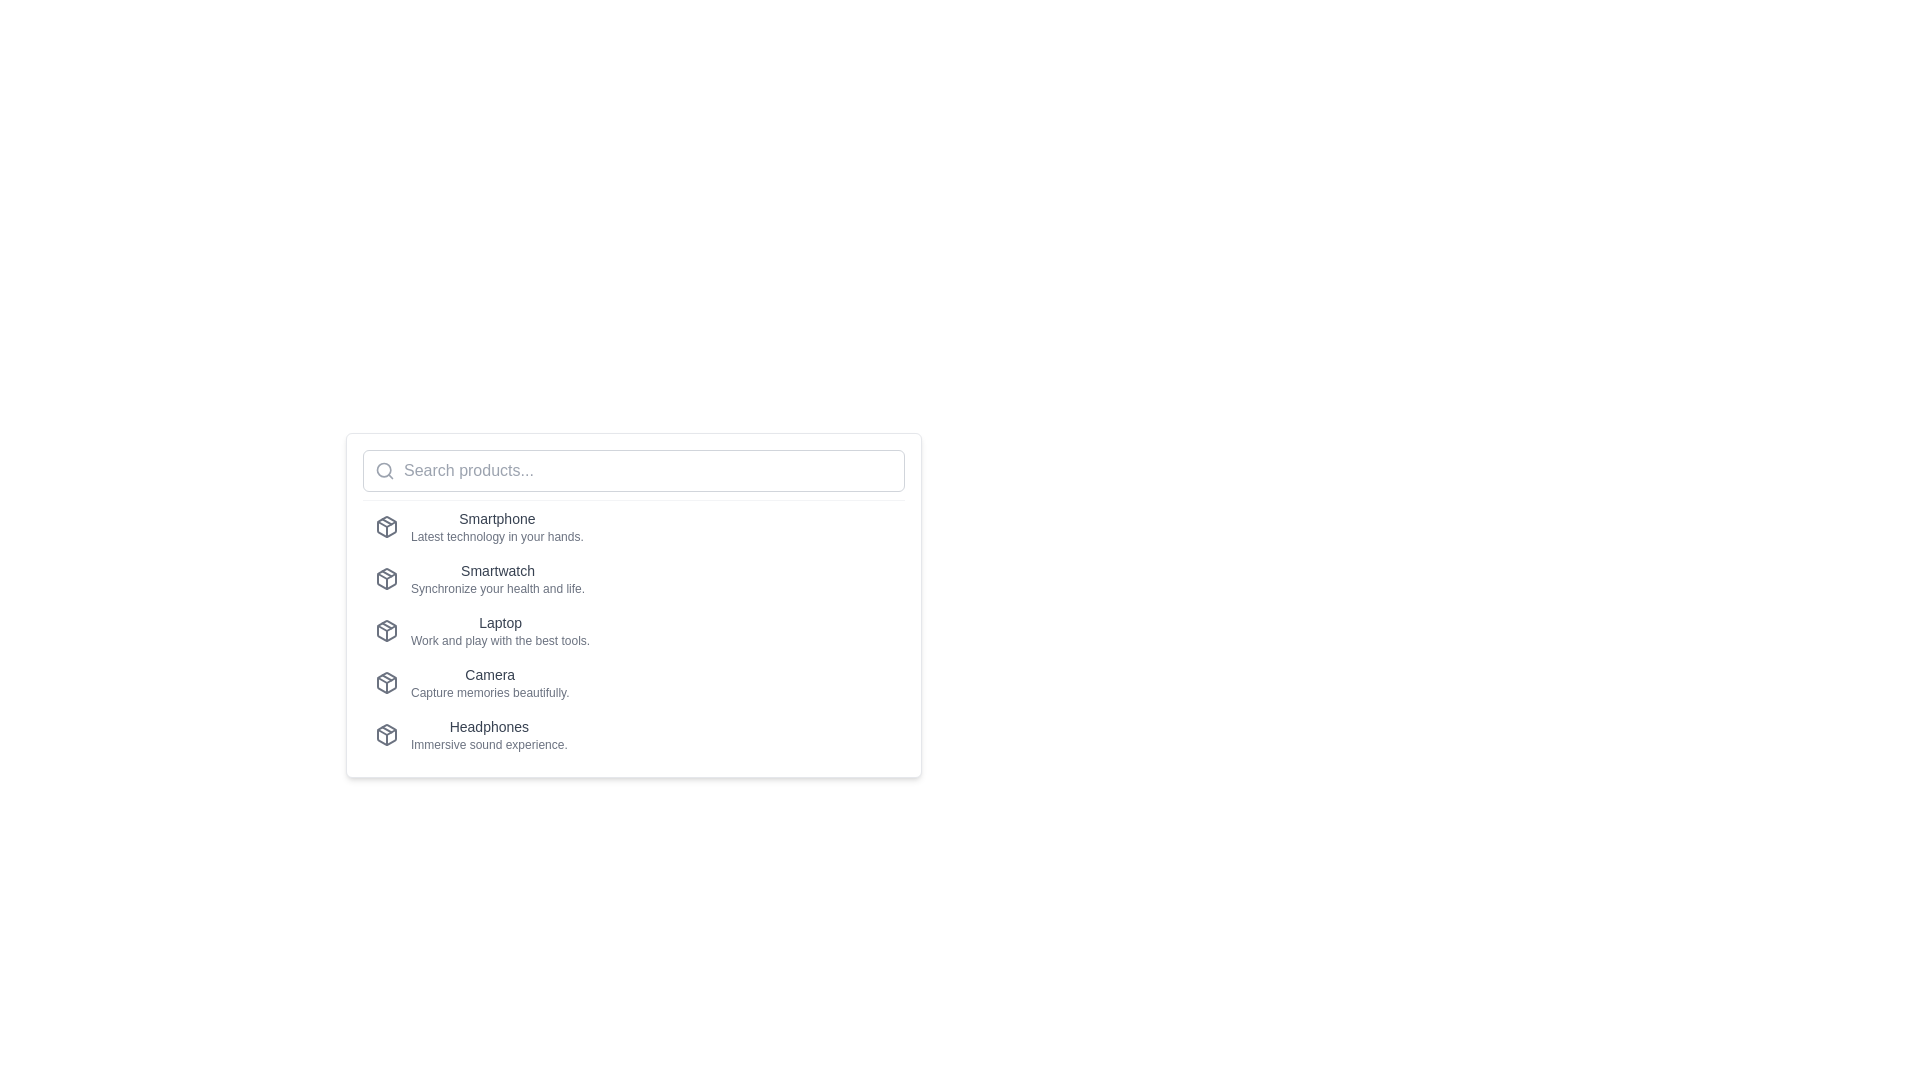  What do you see at coordinates (500, 640) in the screenshot?
I see `the descriptive text label for the product category 'Laptop' that provides supplementary information about it` at bounding box center [500, 640].